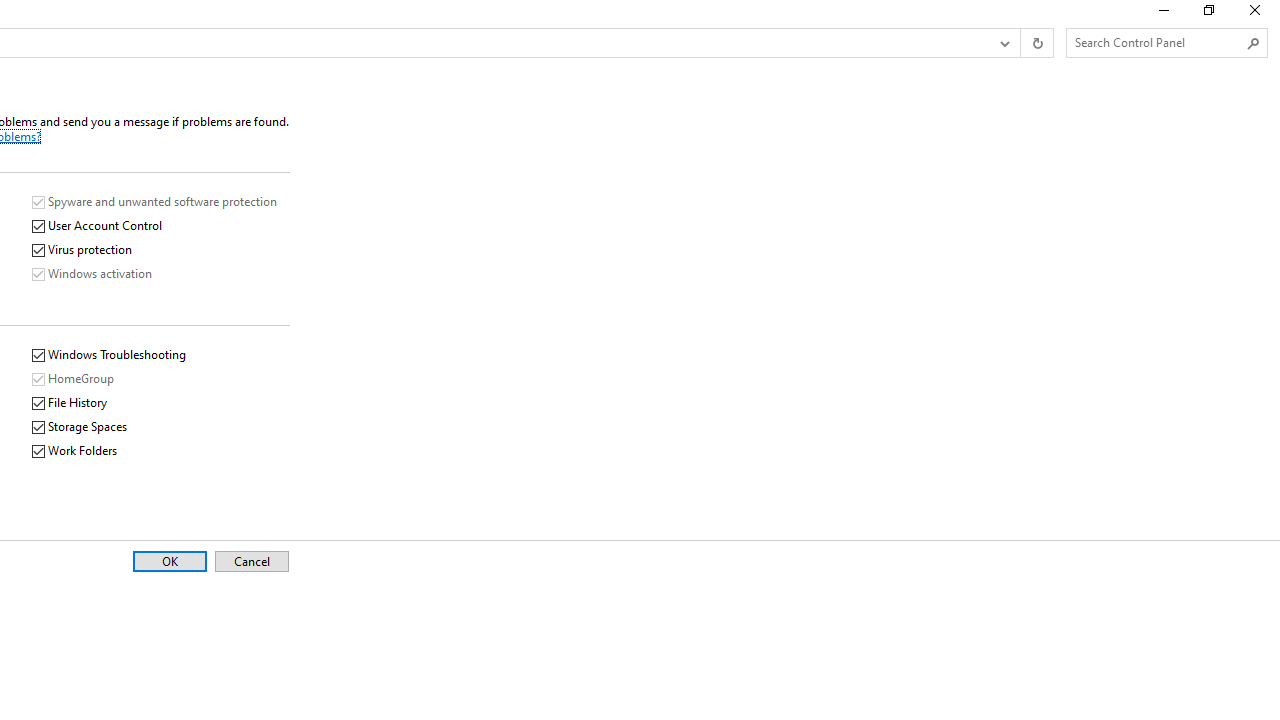 Image resolution: width=1280 pixels, height=720 pixels. What do you see at coordinates (1162, 15) in the screenshot?
I see `'Minimize'` at bounding box center [1162, 15].